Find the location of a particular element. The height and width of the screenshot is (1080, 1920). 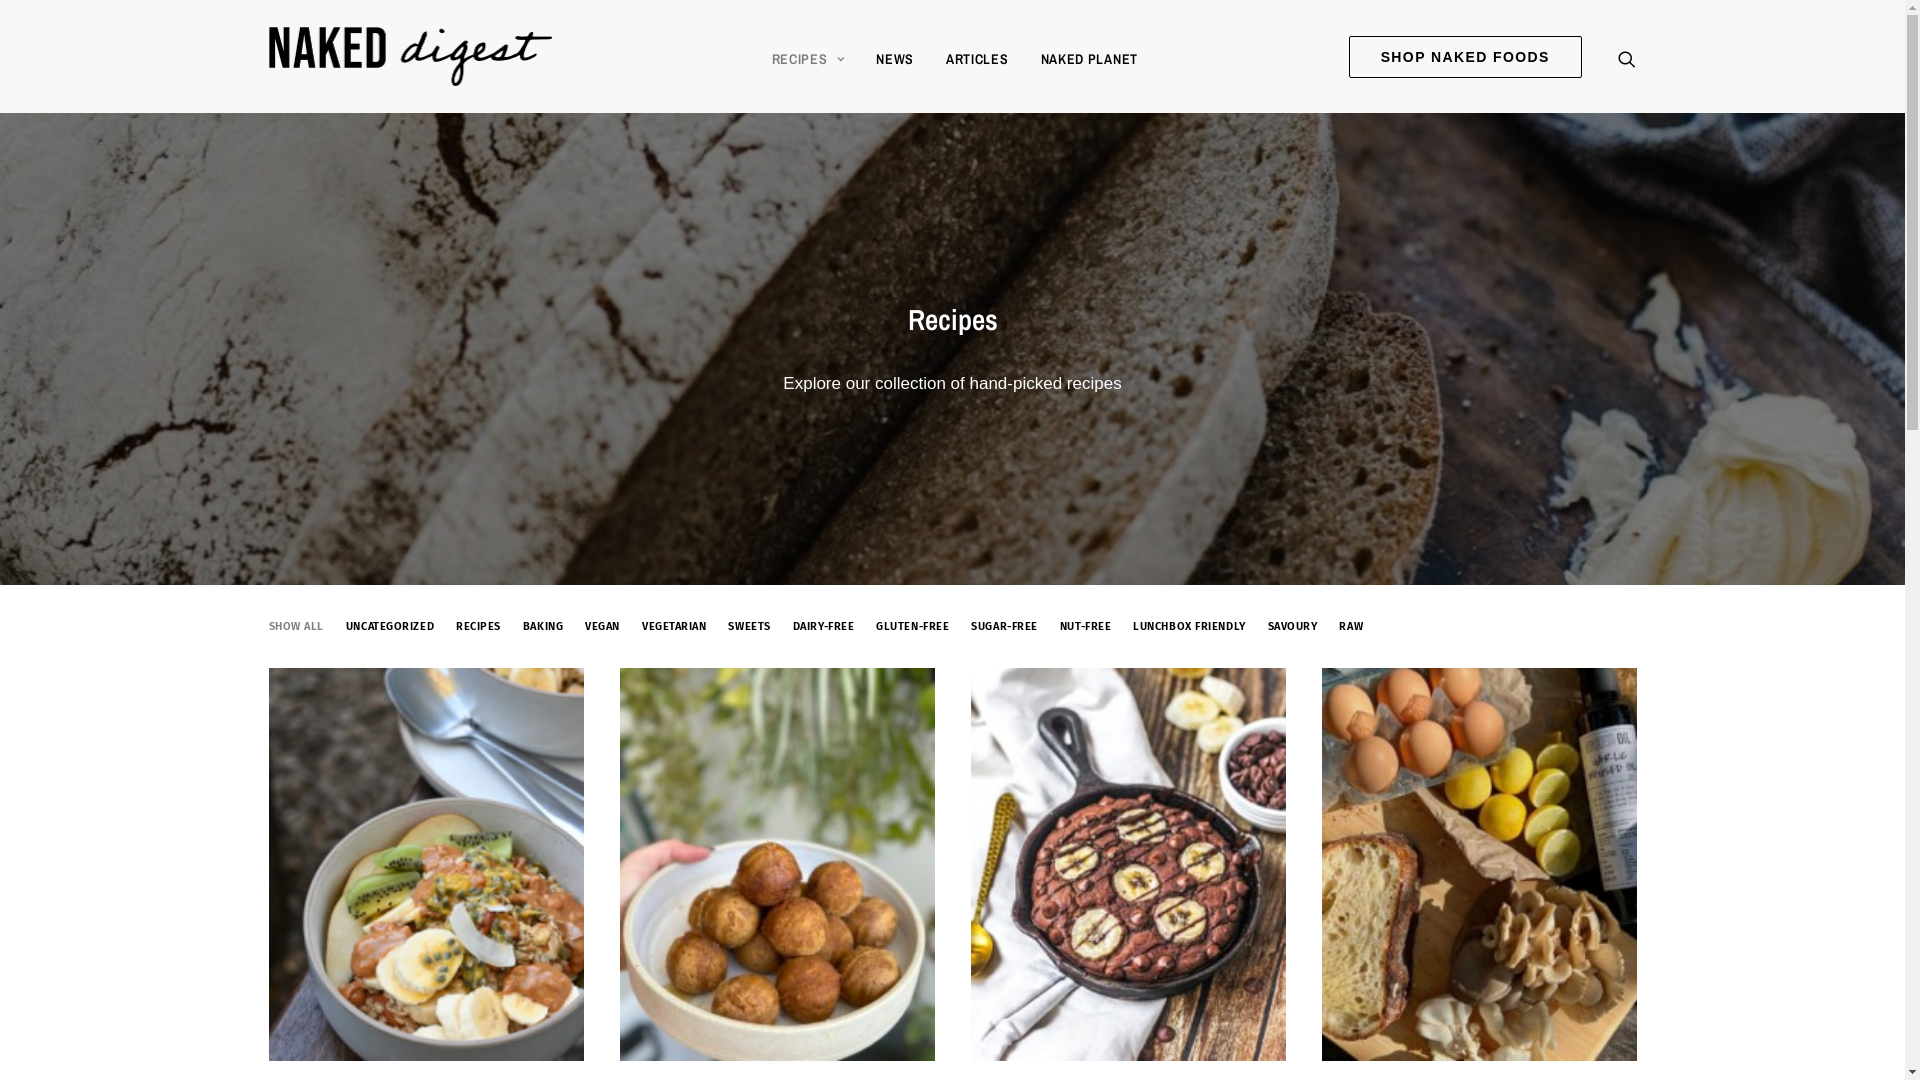

'DAIRY-FREE' is located at coordinates (824, 625).